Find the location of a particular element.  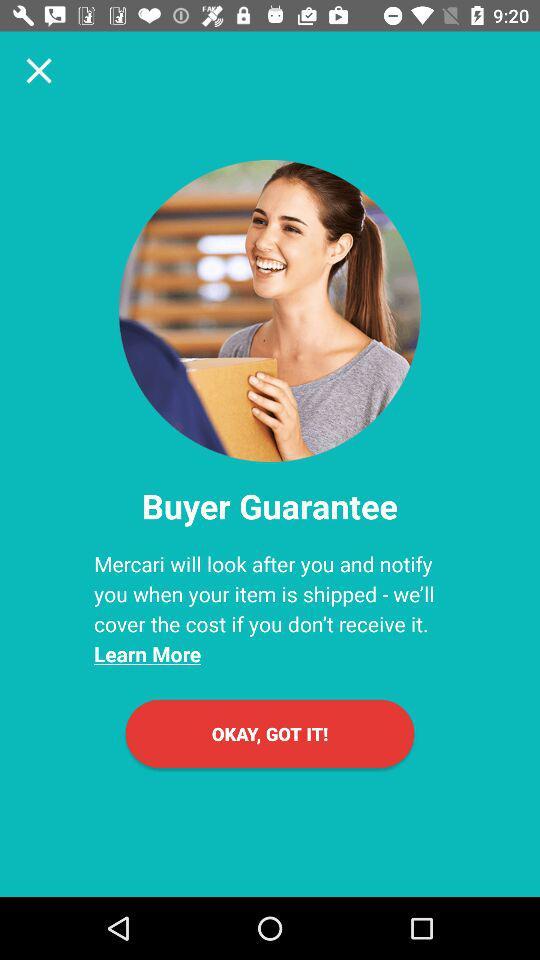

the close icon is located at coordinates (39, 70).